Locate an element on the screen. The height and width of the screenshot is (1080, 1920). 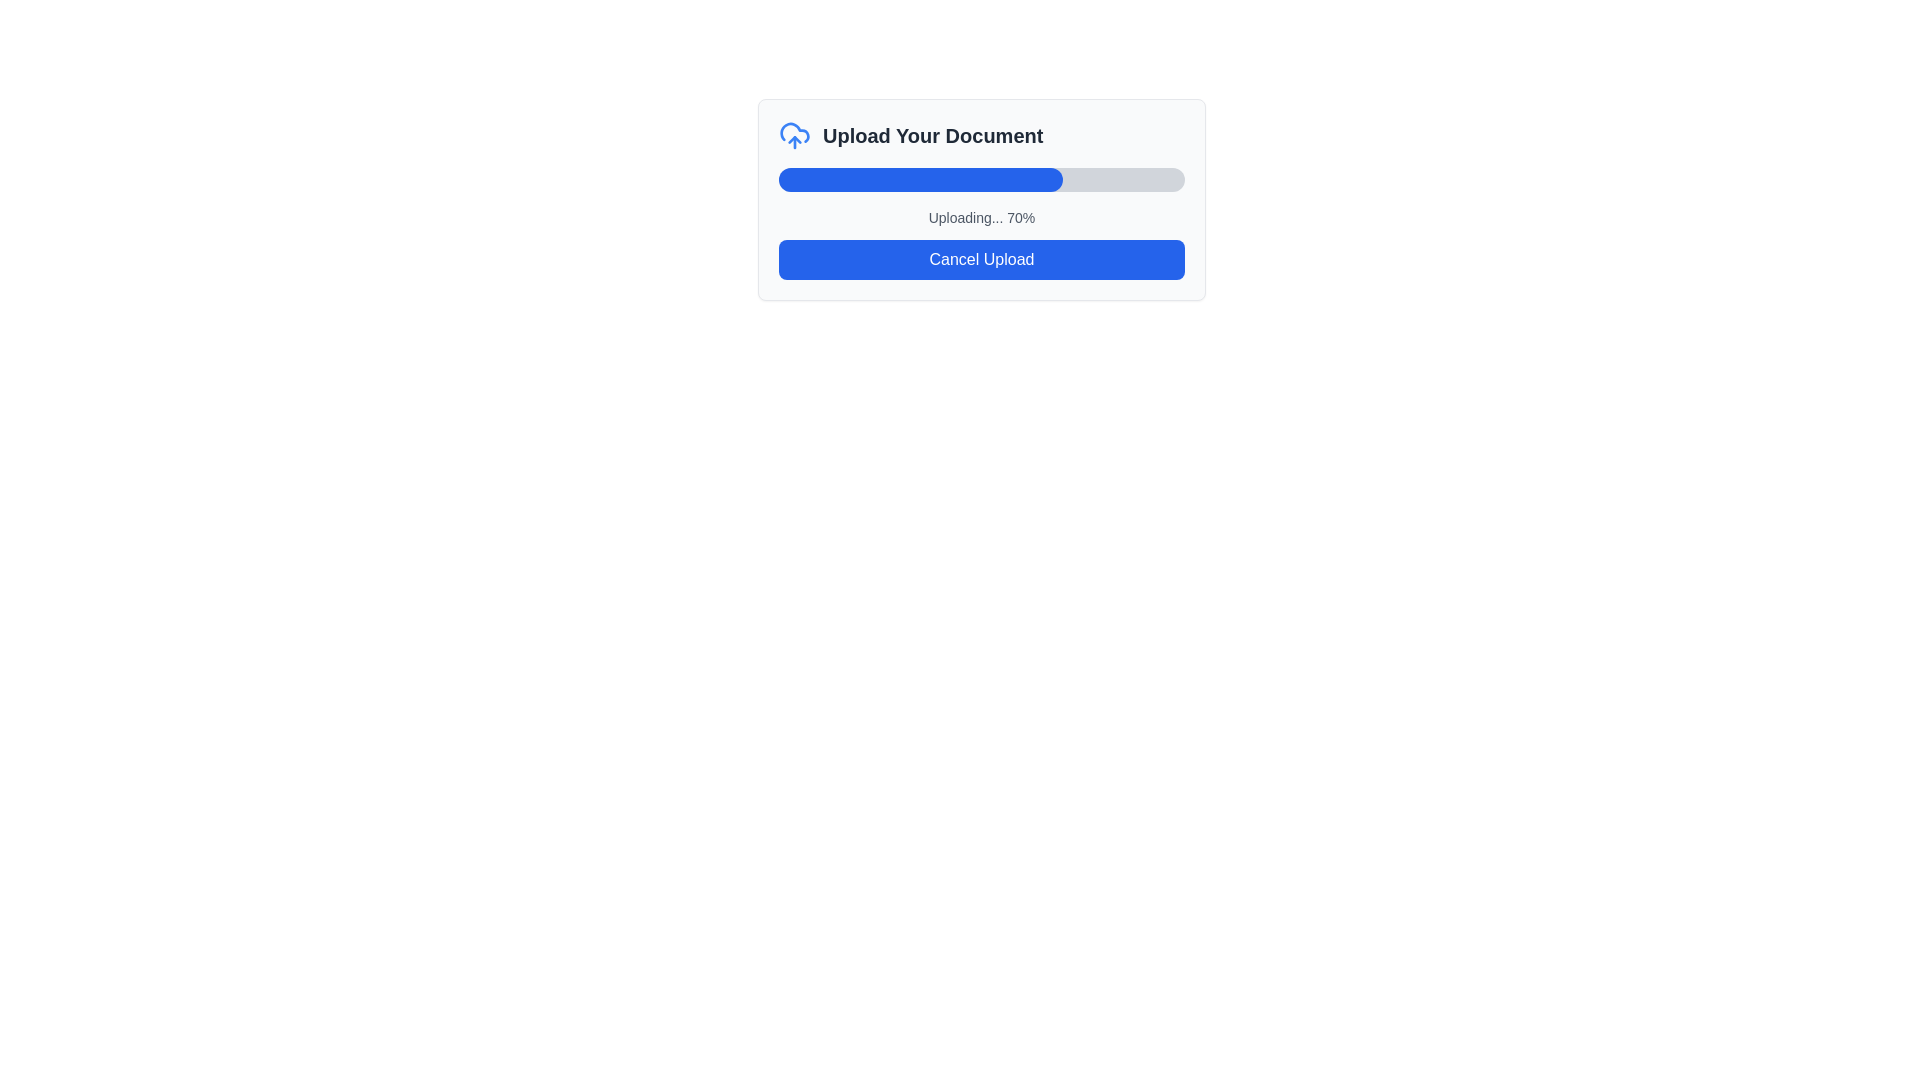
the blue cloud icon with an upward-pointing arrow, located to the left of the 'Upload Your Document' text in the top-centered modal dialog box is located at coordinates (794, 135).